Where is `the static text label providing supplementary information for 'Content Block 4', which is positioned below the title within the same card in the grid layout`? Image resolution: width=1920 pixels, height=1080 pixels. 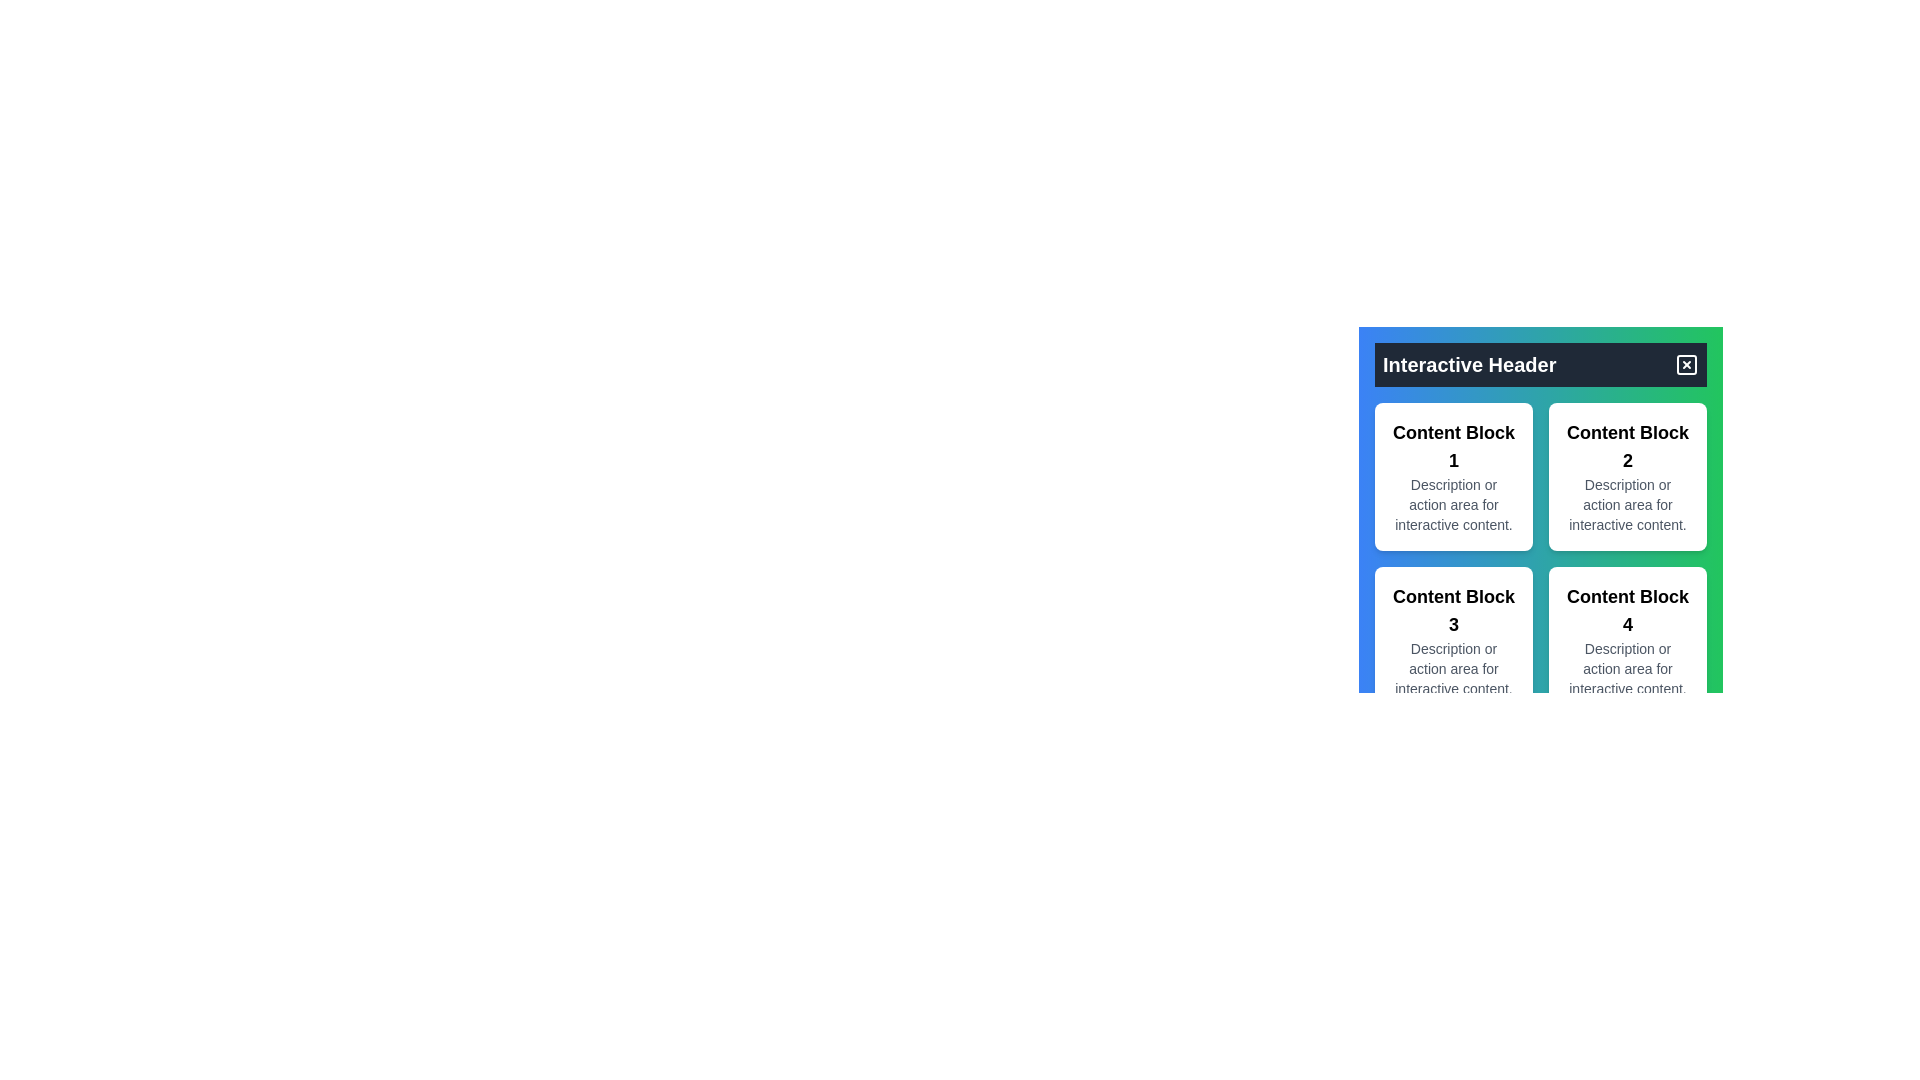 the static text label providing supplementary information for 'Content Block 4', which is positioned below the title within the same card in the grid layout is located at coordinates (1627, 668).